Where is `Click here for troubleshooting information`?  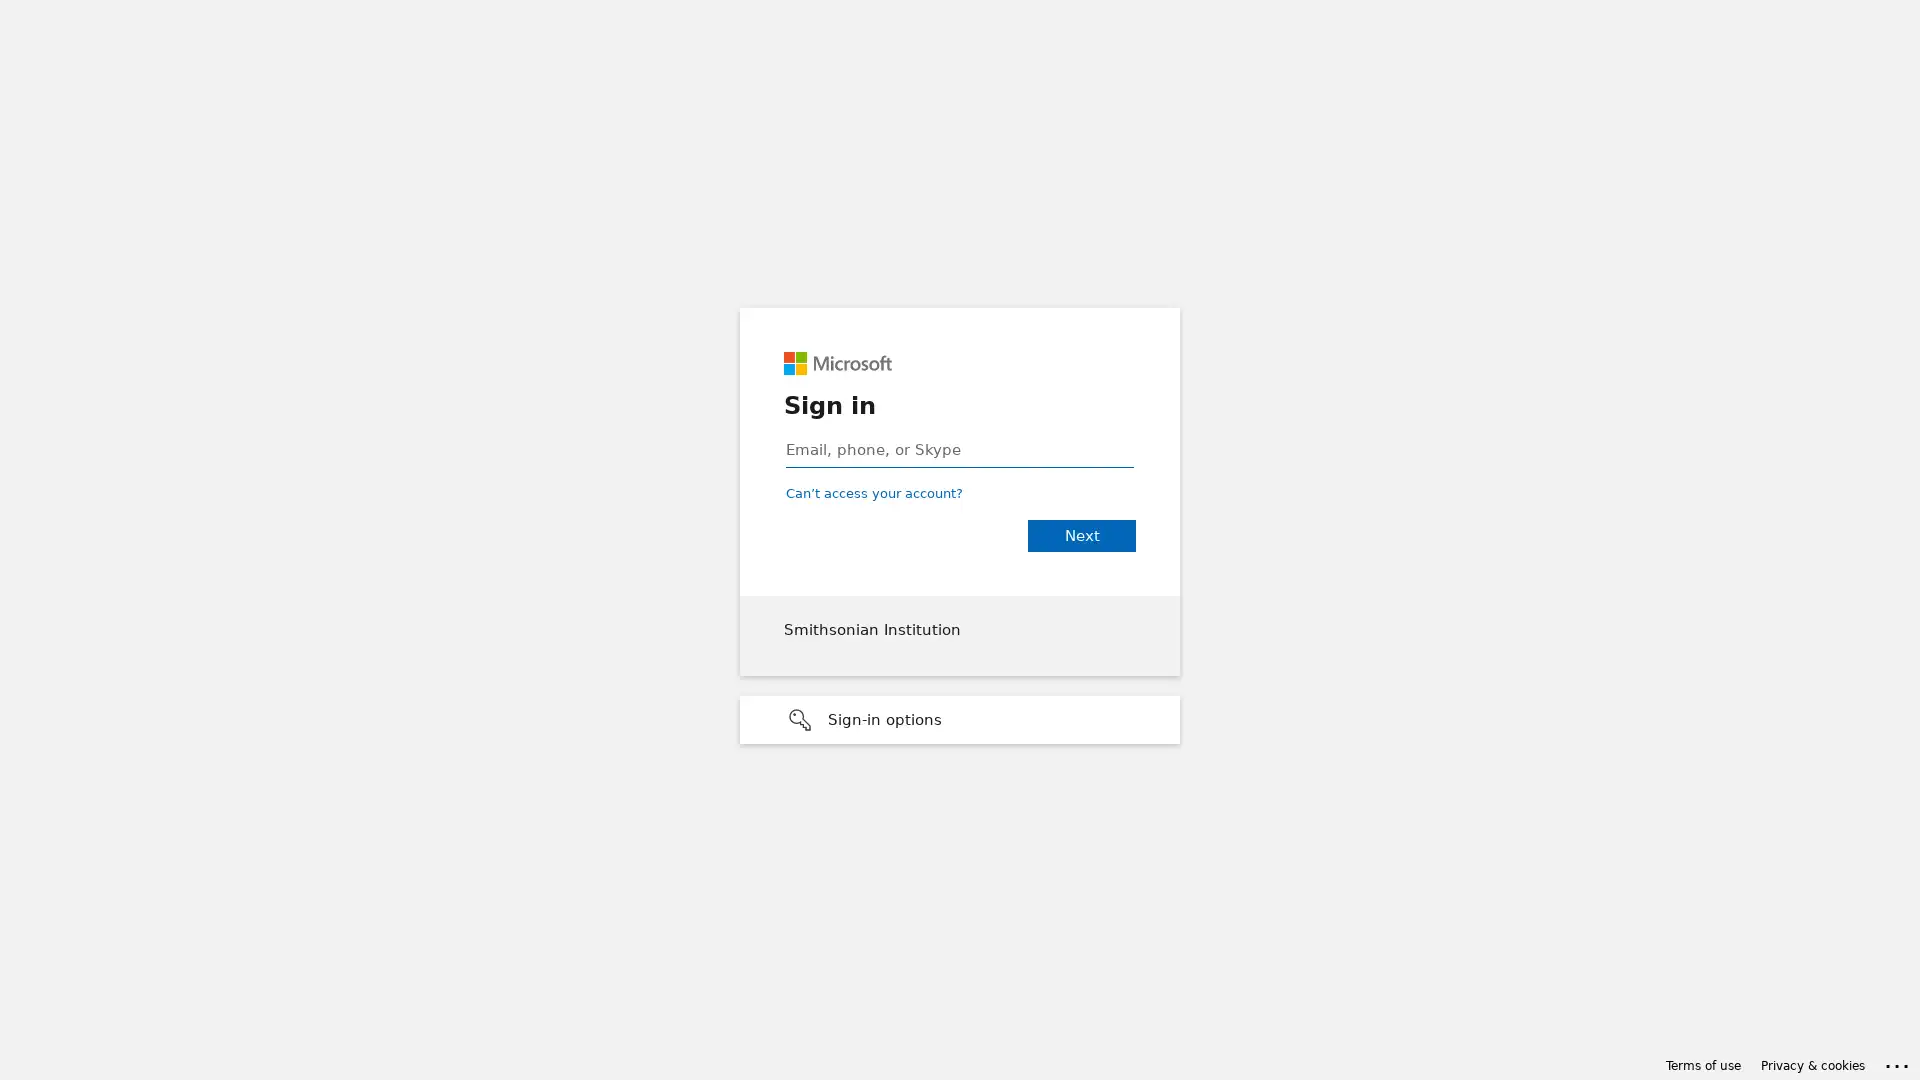
Click here for troubleshooting information is located at coordinates (1897, 1062).